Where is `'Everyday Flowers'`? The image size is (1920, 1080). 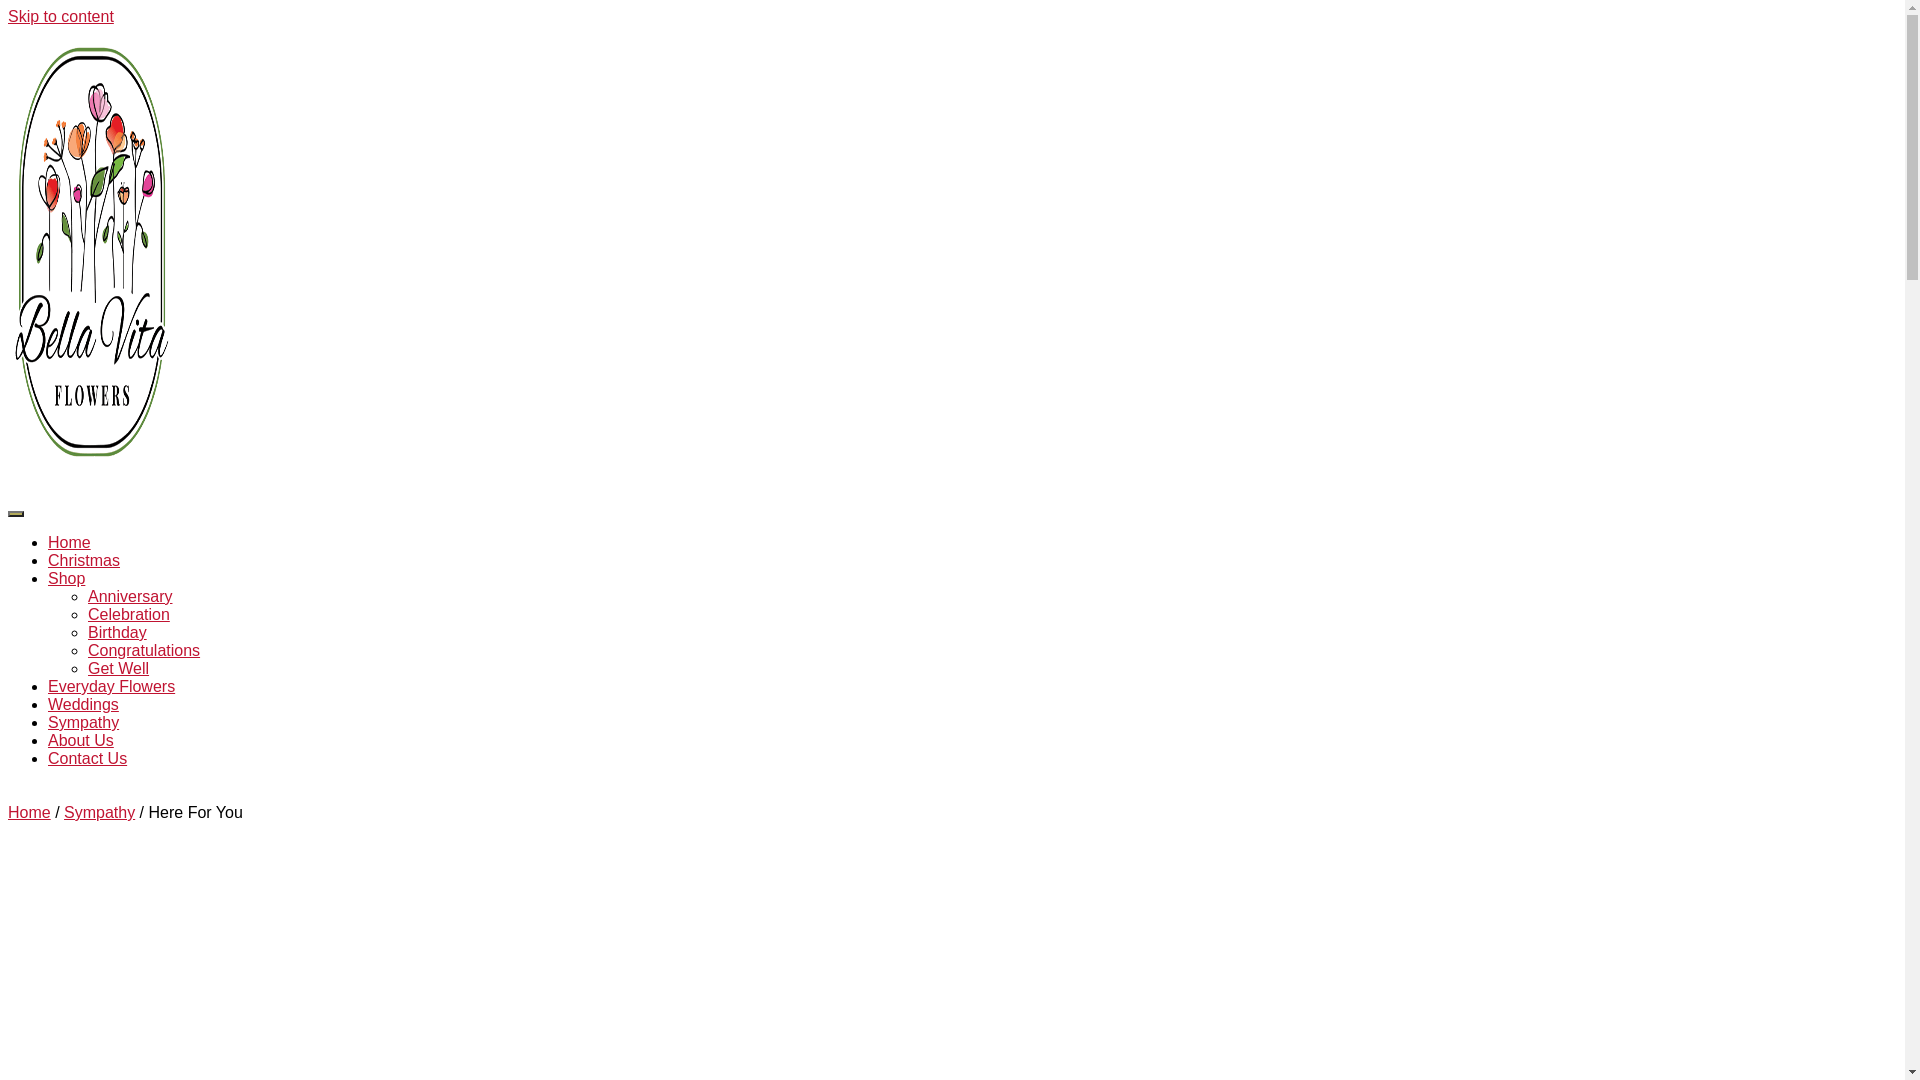
'Everyday Flowers' is located at coordinates (110, 685).